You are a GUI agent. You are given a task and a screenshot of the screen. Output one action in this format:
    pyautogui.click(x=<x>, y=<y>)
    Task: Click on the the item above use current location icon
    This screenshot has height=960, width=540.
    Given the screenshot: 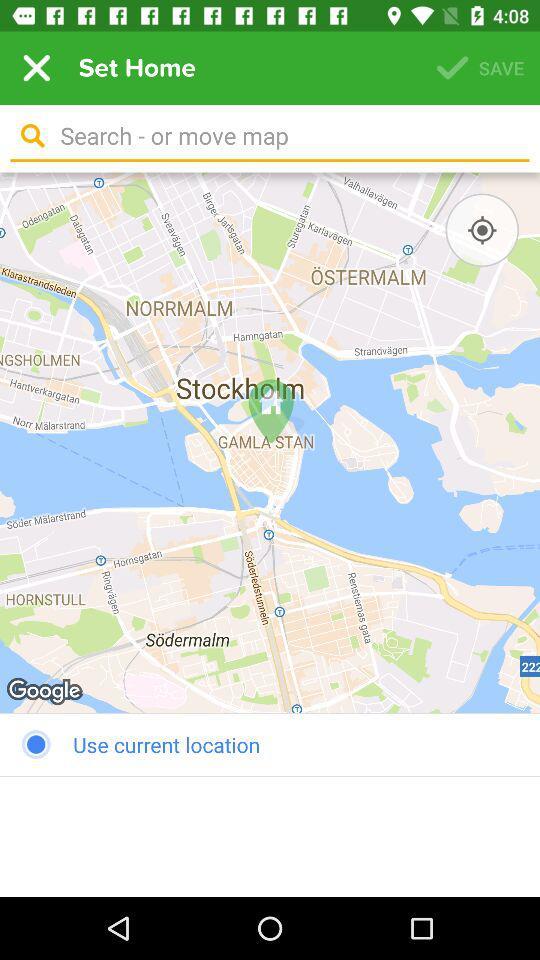 What is the action you would take?
    pyautogui.click(x=270, y=442)
    